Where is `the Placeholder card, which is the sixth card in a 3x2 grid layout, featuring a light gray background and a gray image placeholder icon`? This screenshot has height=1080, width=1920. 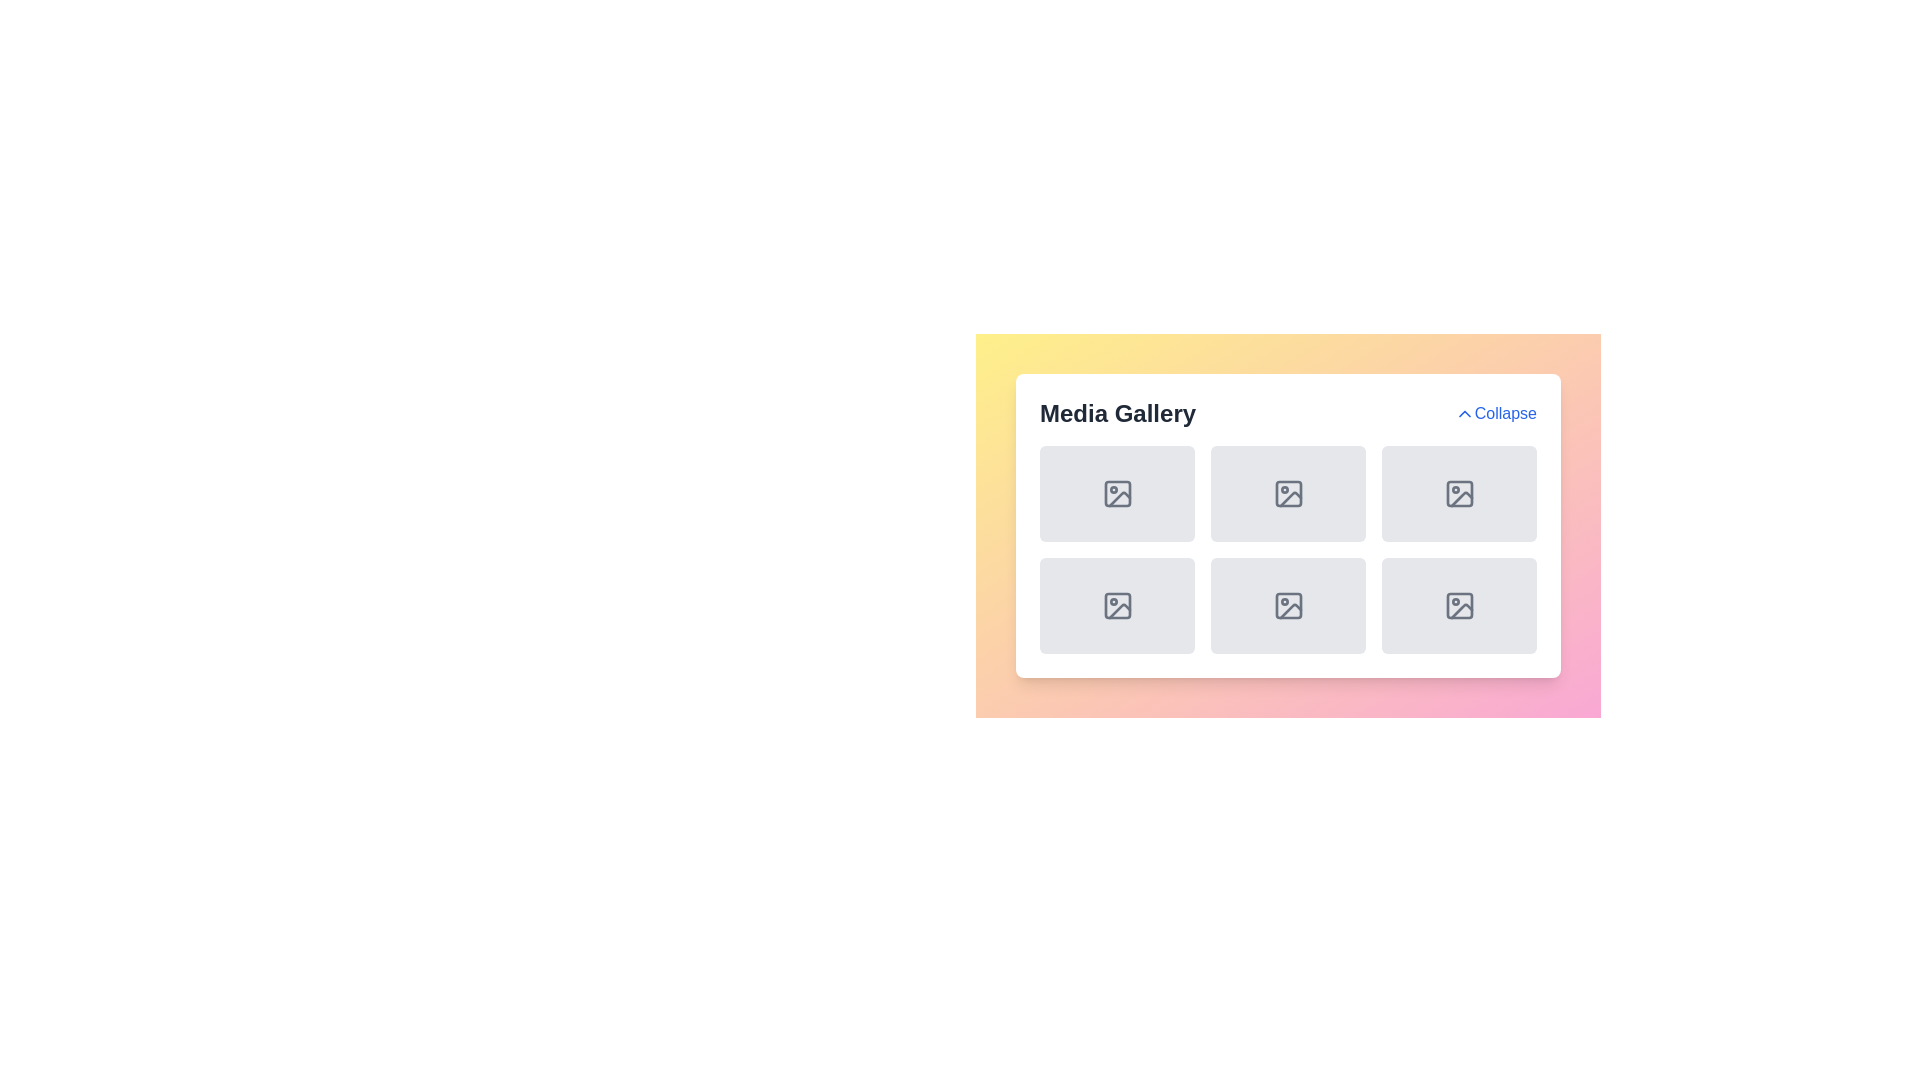 the Placeholder card, which is the sixth card in a 3x2 grid layout, featuring a light gray background and a gray image placeholder icon is located at coordinates (1288, 604).